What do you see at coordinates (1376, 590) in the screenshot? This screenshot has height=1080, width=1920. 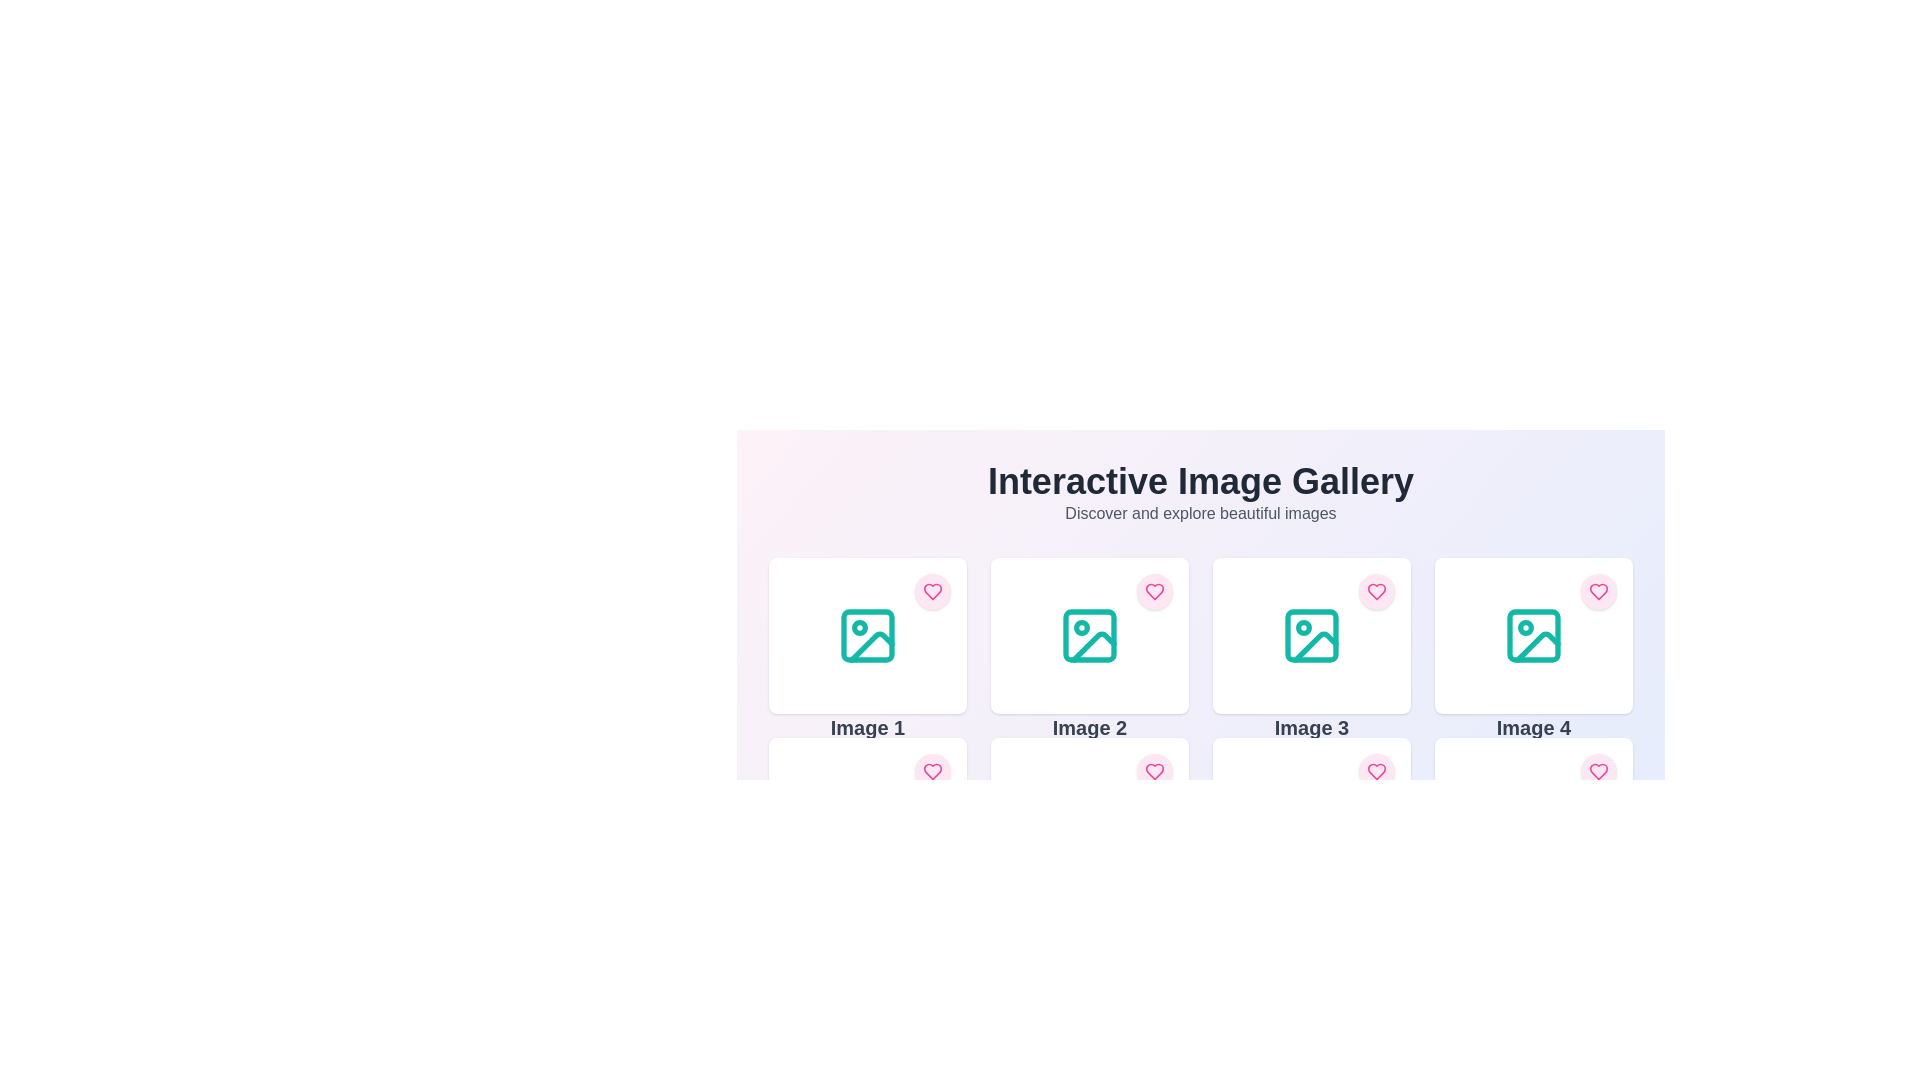 I see `the circular pink button with a heart icon located at the top-right corner of the 'Image 3' box in the interactive image gallery` at bounding box center [1376, 590].